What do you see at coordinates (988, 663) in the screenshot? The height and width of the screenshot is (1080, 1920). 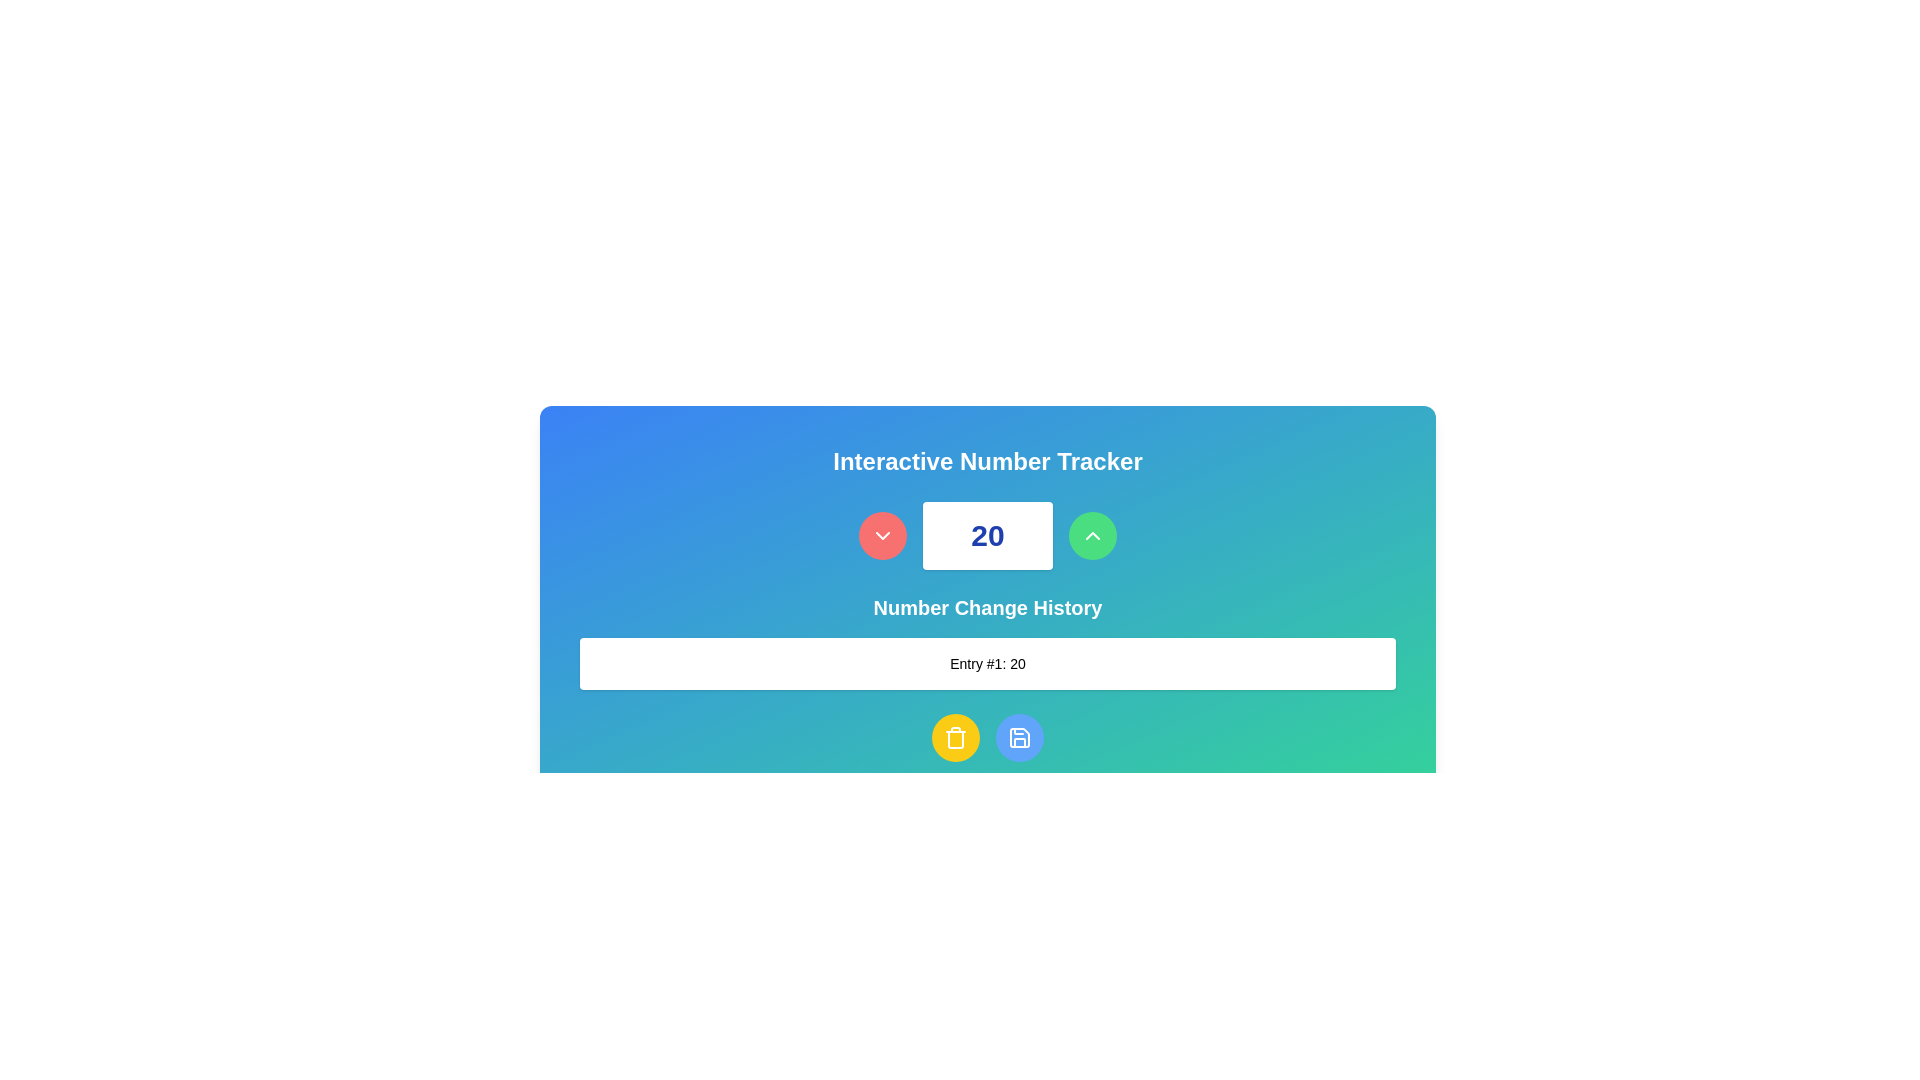 I see `the Static information display box that shows an entry from the change history, positioned below the 'Number Change History' title` at bounding box center [988, 663].